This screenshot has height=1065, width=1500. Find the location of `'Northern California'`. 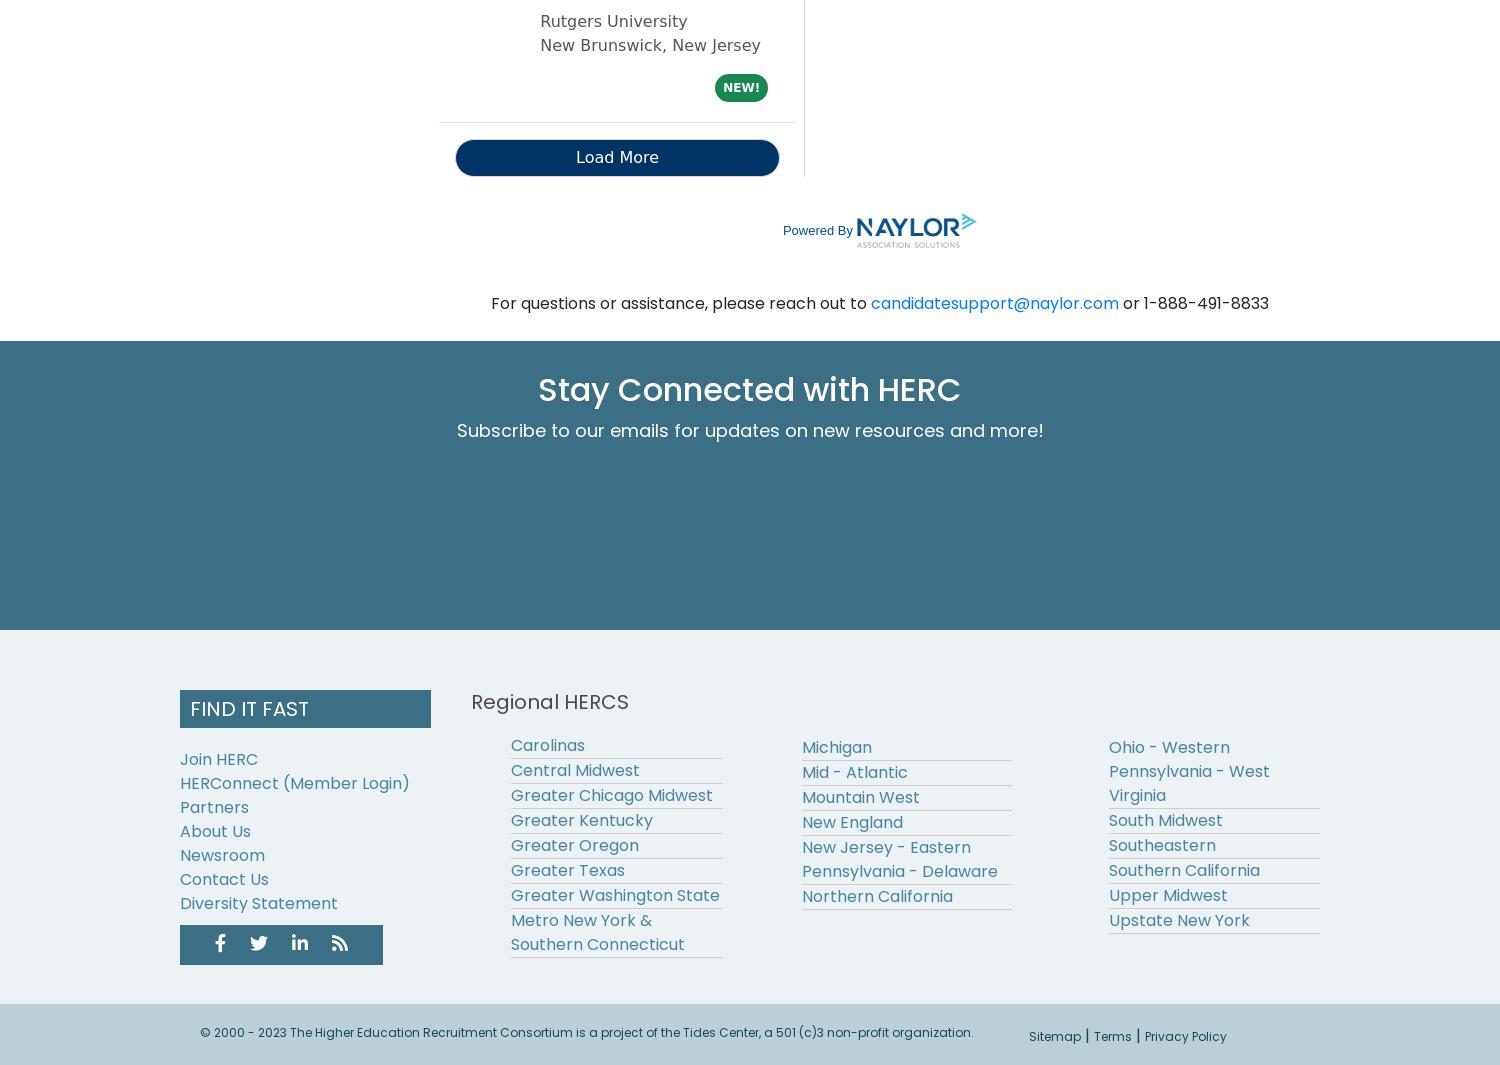

'Northern California' is located at coordinates (876, 896).